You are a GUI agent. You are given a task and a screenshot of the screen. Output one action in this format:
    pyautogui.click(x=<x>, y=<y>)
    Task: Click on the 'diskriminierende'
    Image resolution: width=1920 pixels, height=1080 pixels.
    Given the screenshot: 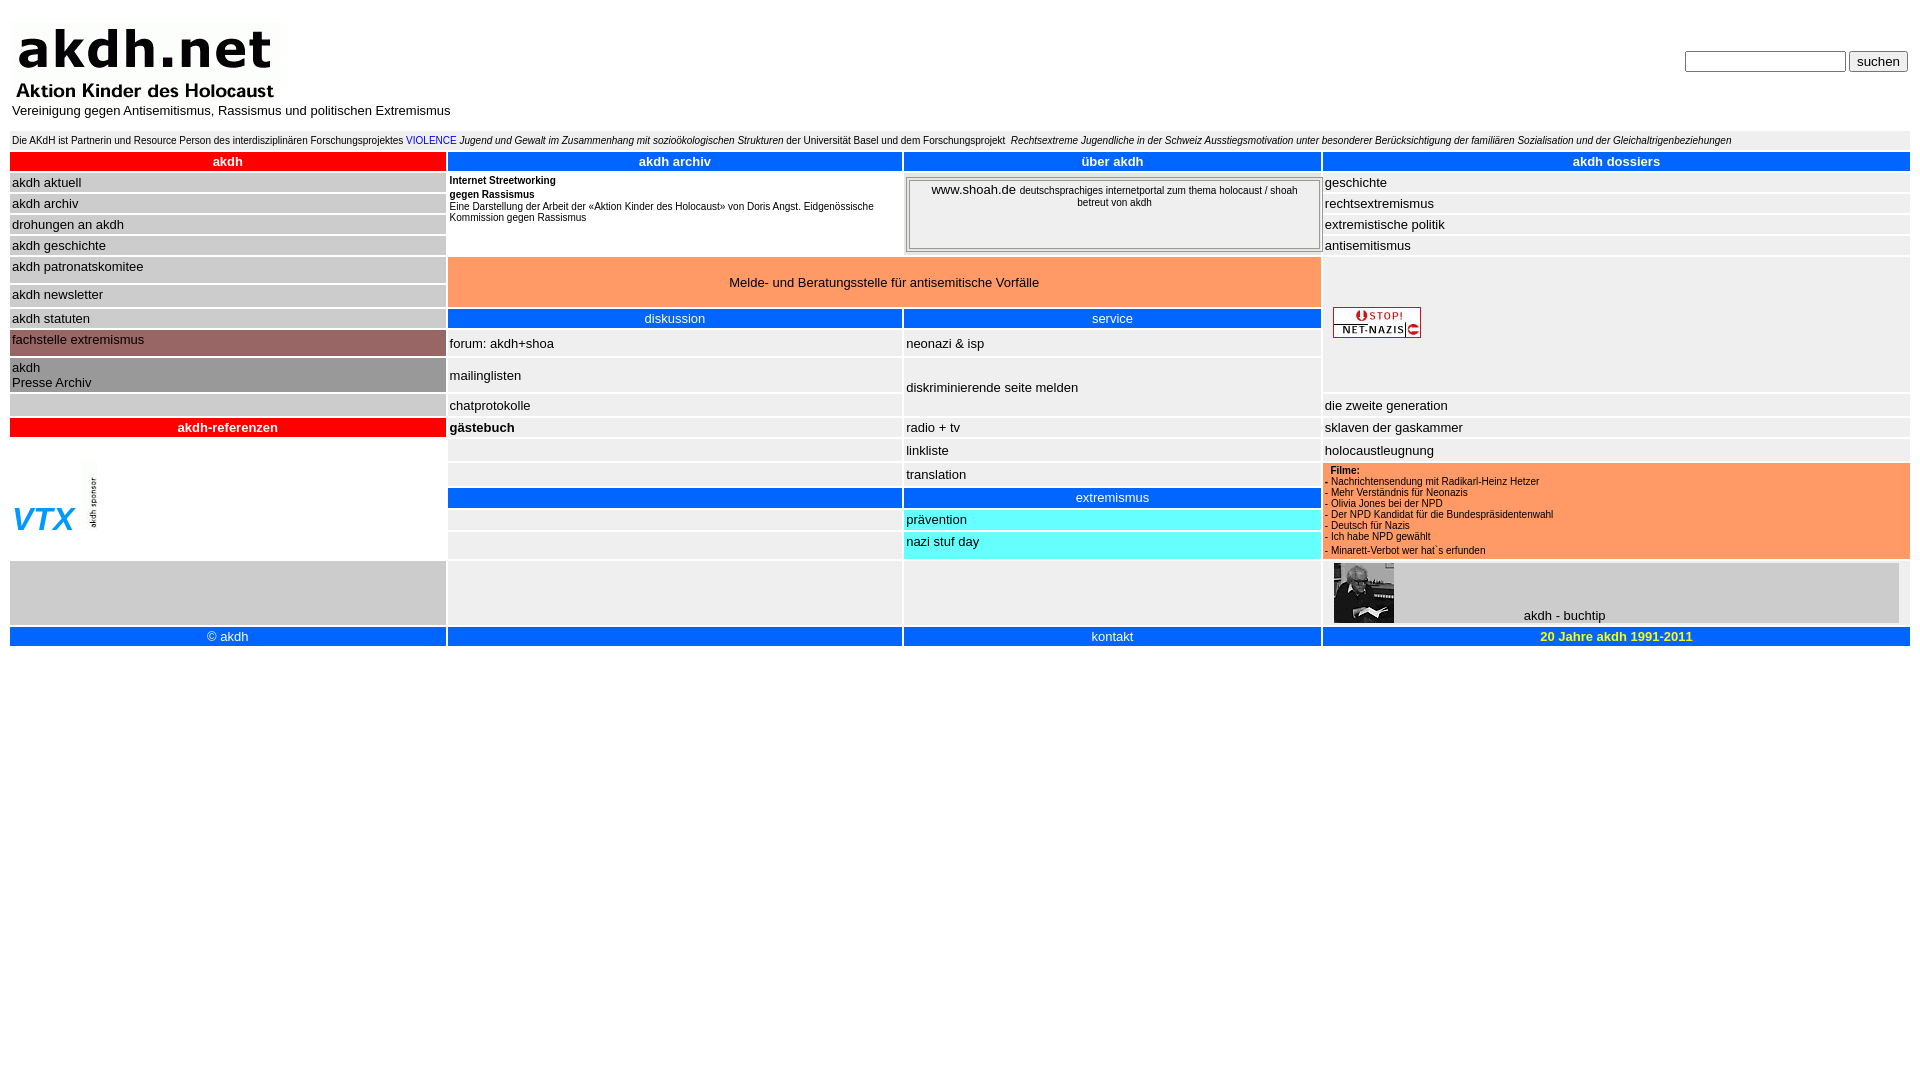 What is the action you would take?
    pyautogui.click(x=954, y=387)
    